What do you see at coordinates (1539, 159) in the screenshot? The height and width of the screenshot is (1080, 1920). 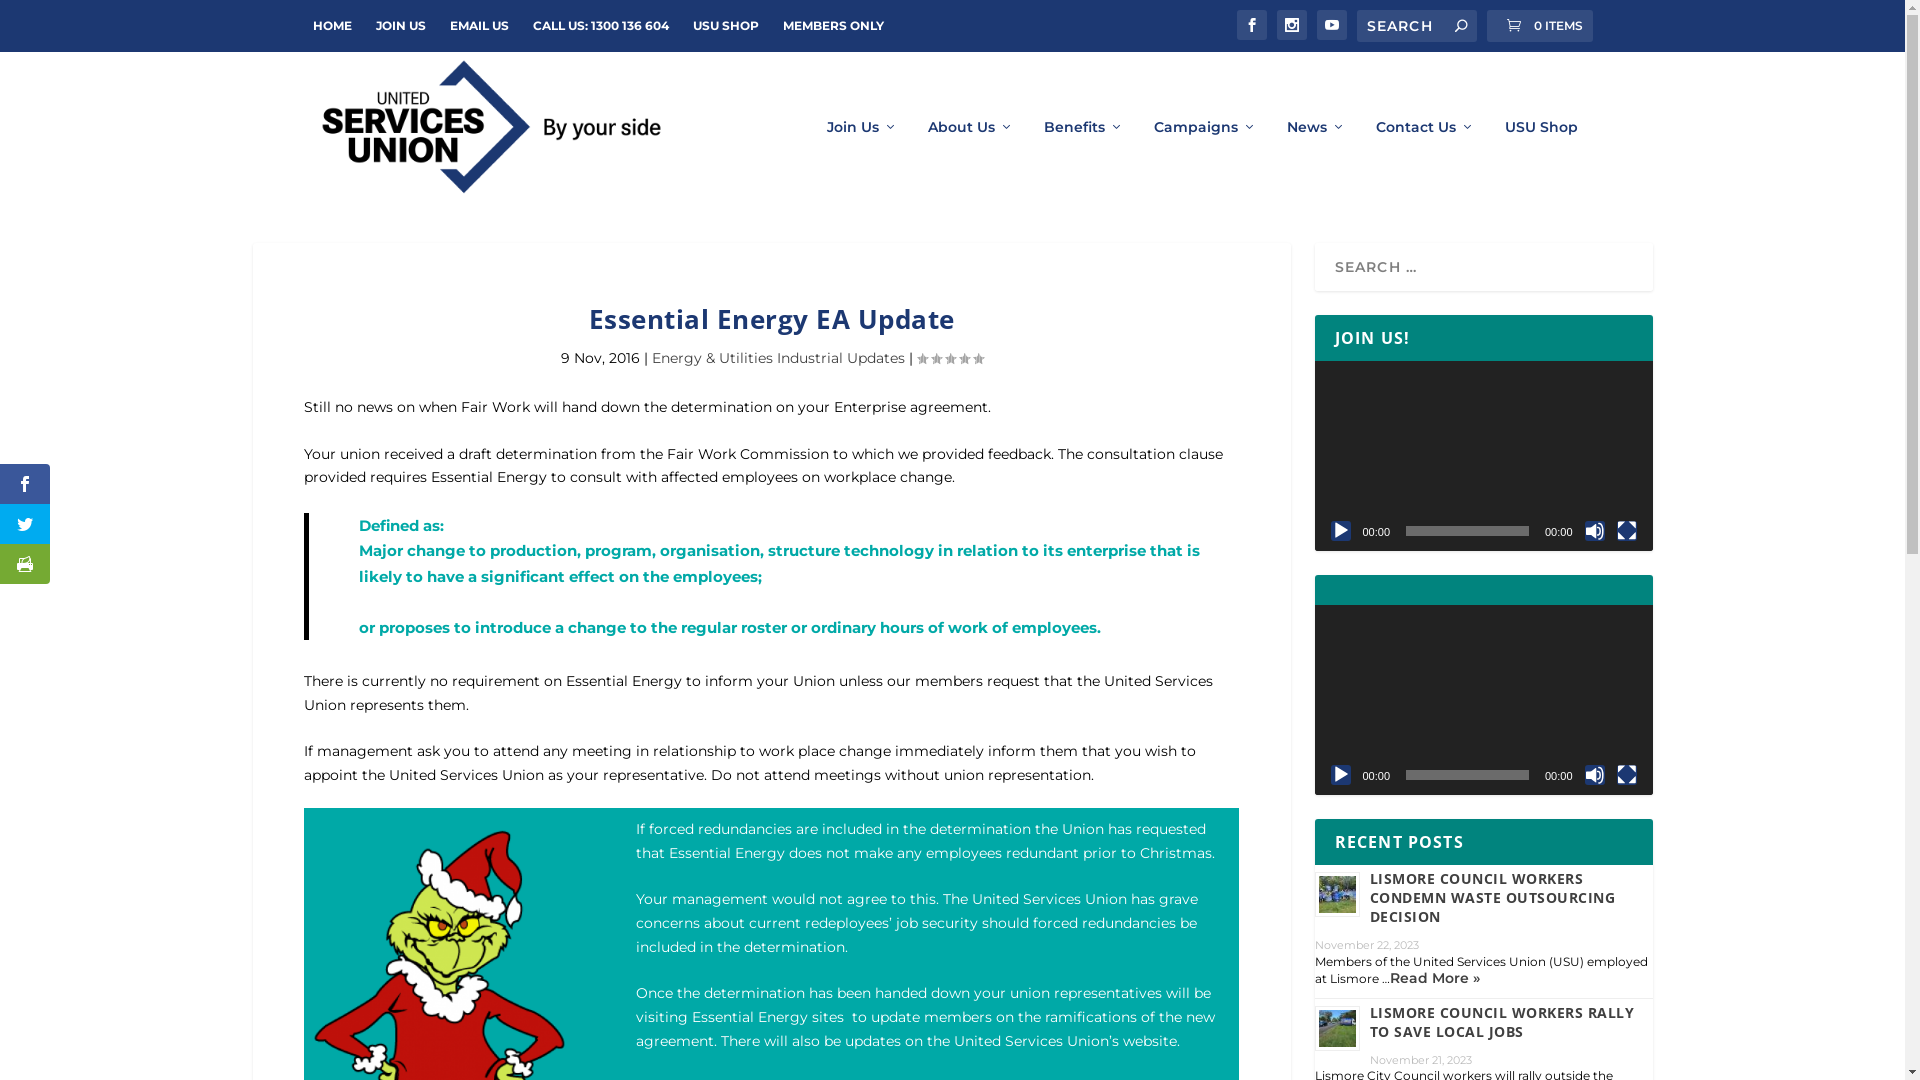 I see `'USU Shop'` at bounding box center [1539, 159].